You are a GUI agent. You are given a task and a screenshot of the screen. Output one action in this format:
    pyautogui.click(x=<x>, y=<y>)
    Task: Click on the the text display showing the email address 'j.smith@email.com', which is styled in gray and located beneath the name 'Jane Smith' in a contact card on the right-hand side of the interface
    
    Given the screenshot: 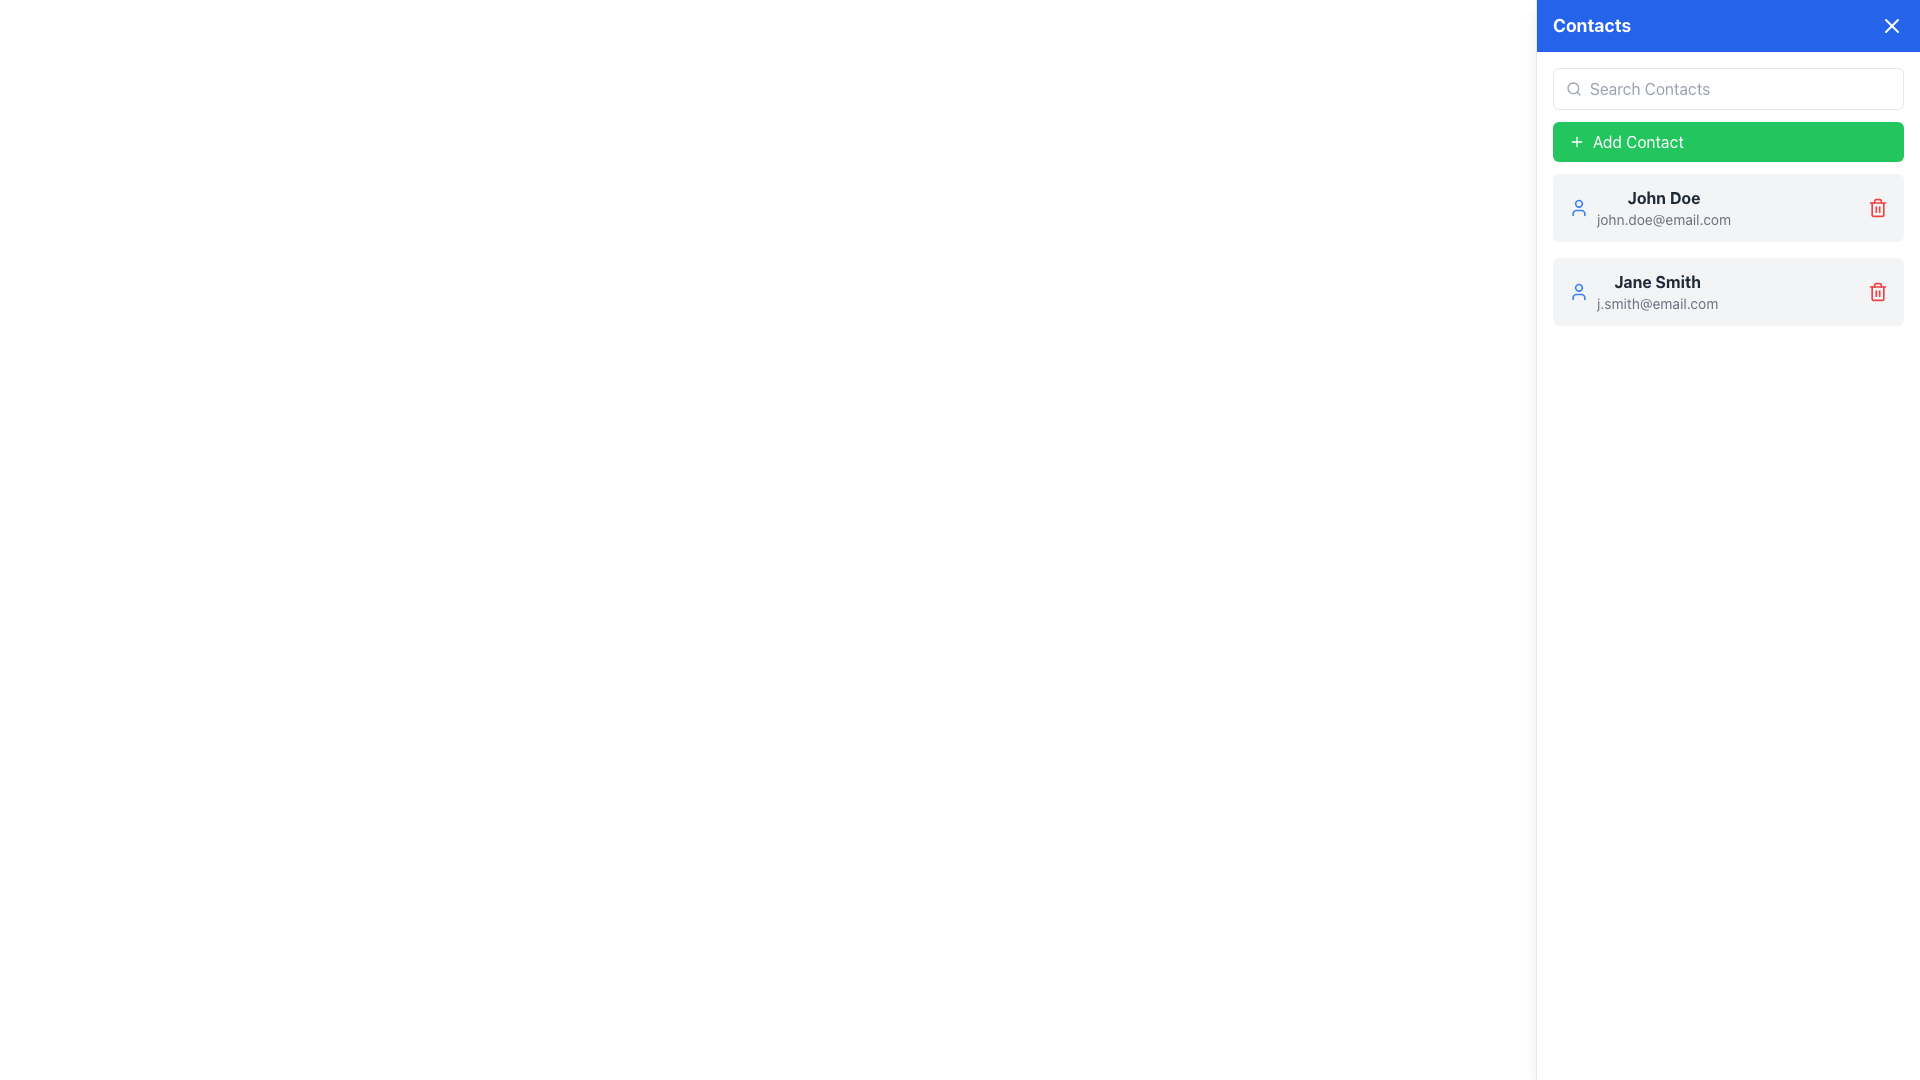 What is the action you would take?
    pyautogui.click(x=1657, y=304)
    